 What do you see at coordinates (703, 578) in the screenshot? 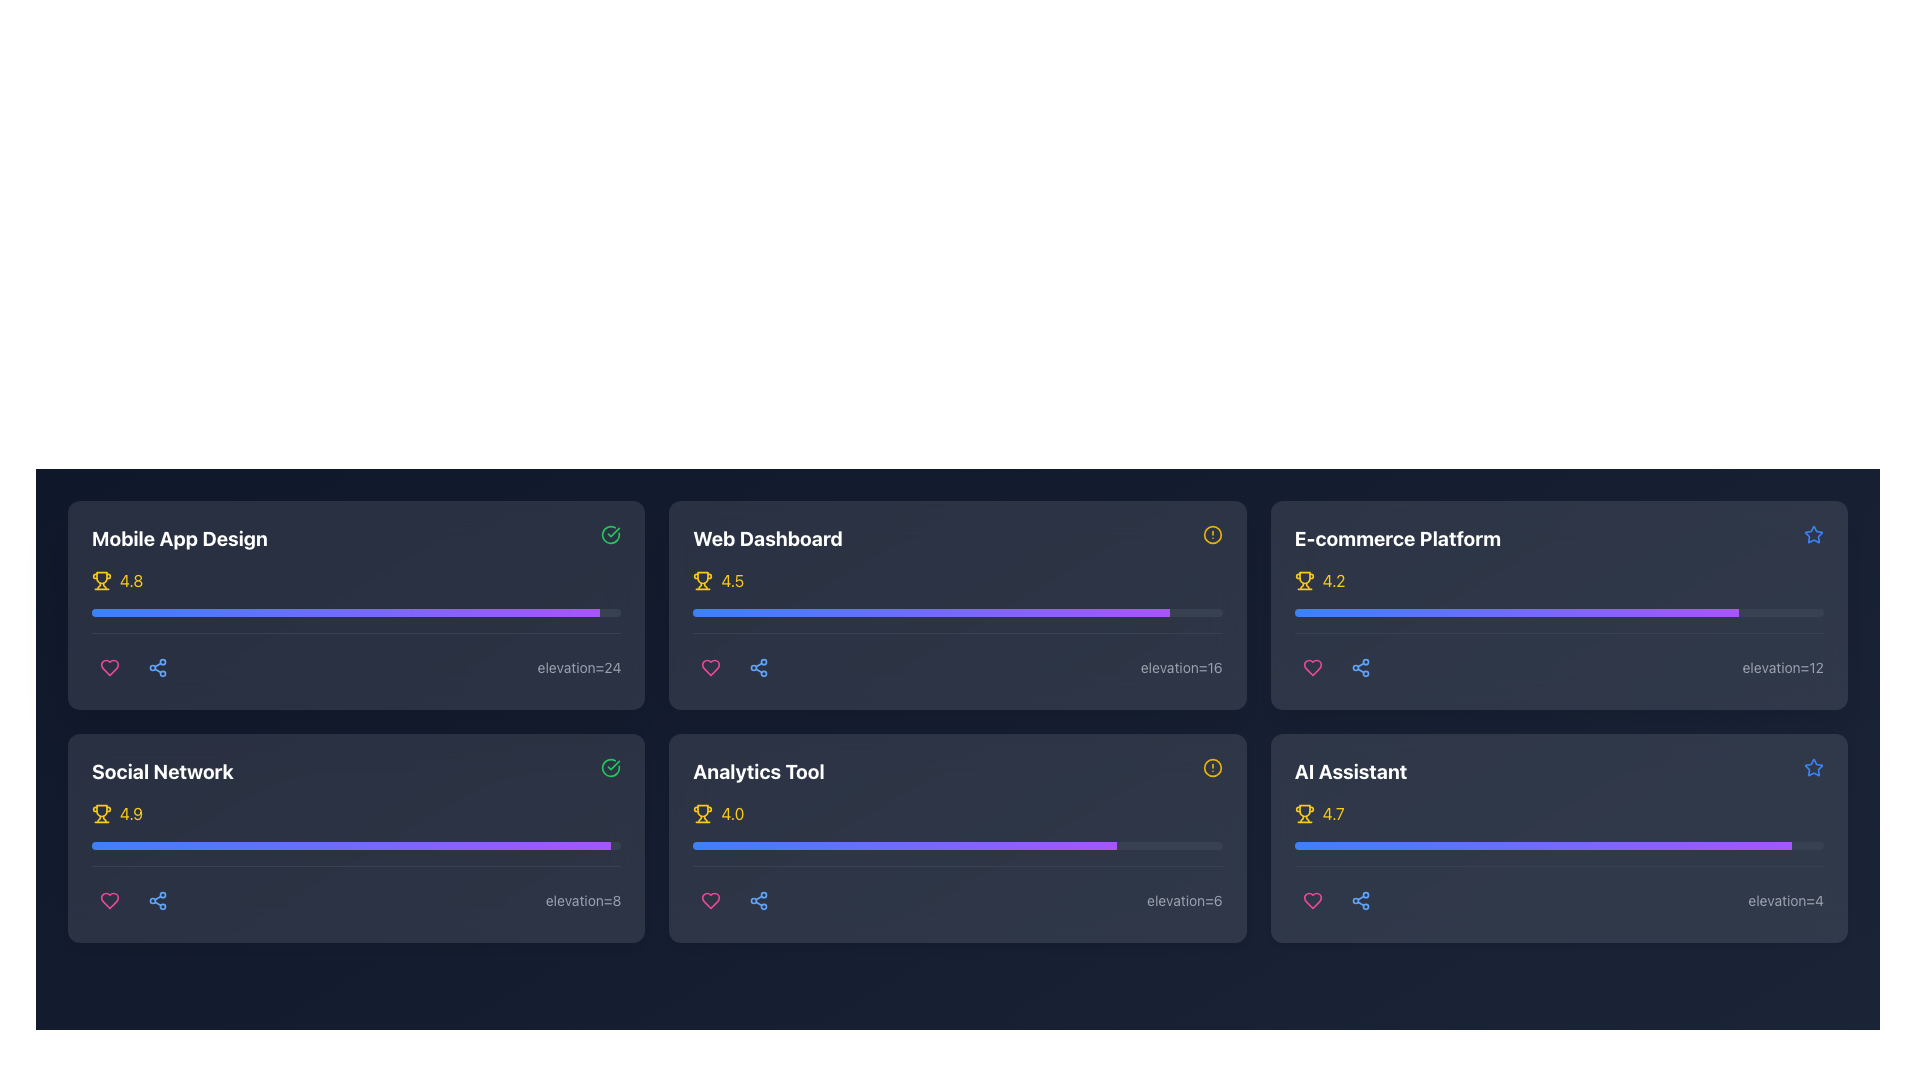
I see `the yellow trophy icon representing an award or achievement located in the upper left section of the 'Web Dashboard' card, adjacent to the rating score of '4.5'` at bounding box center [703, 578].